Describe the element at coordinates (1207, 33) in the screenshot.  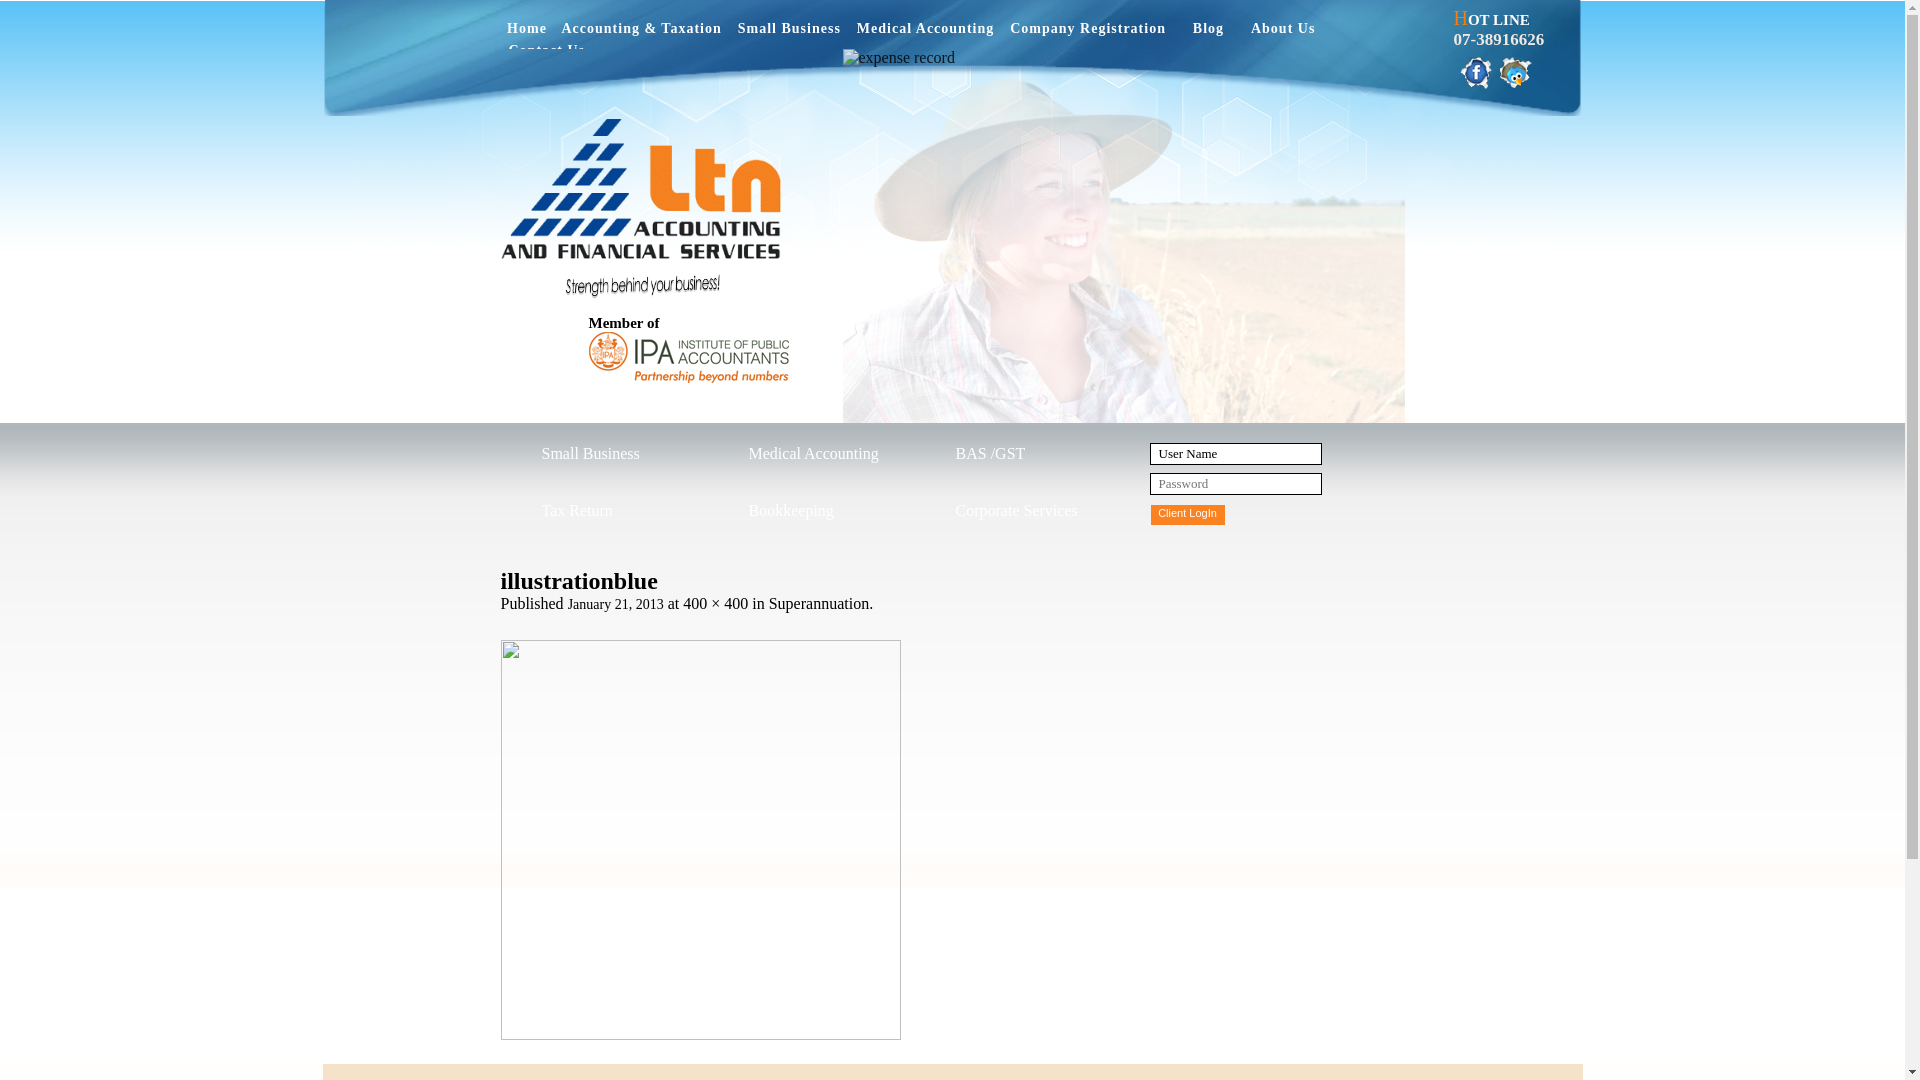
I see `'Blog'` at that location.